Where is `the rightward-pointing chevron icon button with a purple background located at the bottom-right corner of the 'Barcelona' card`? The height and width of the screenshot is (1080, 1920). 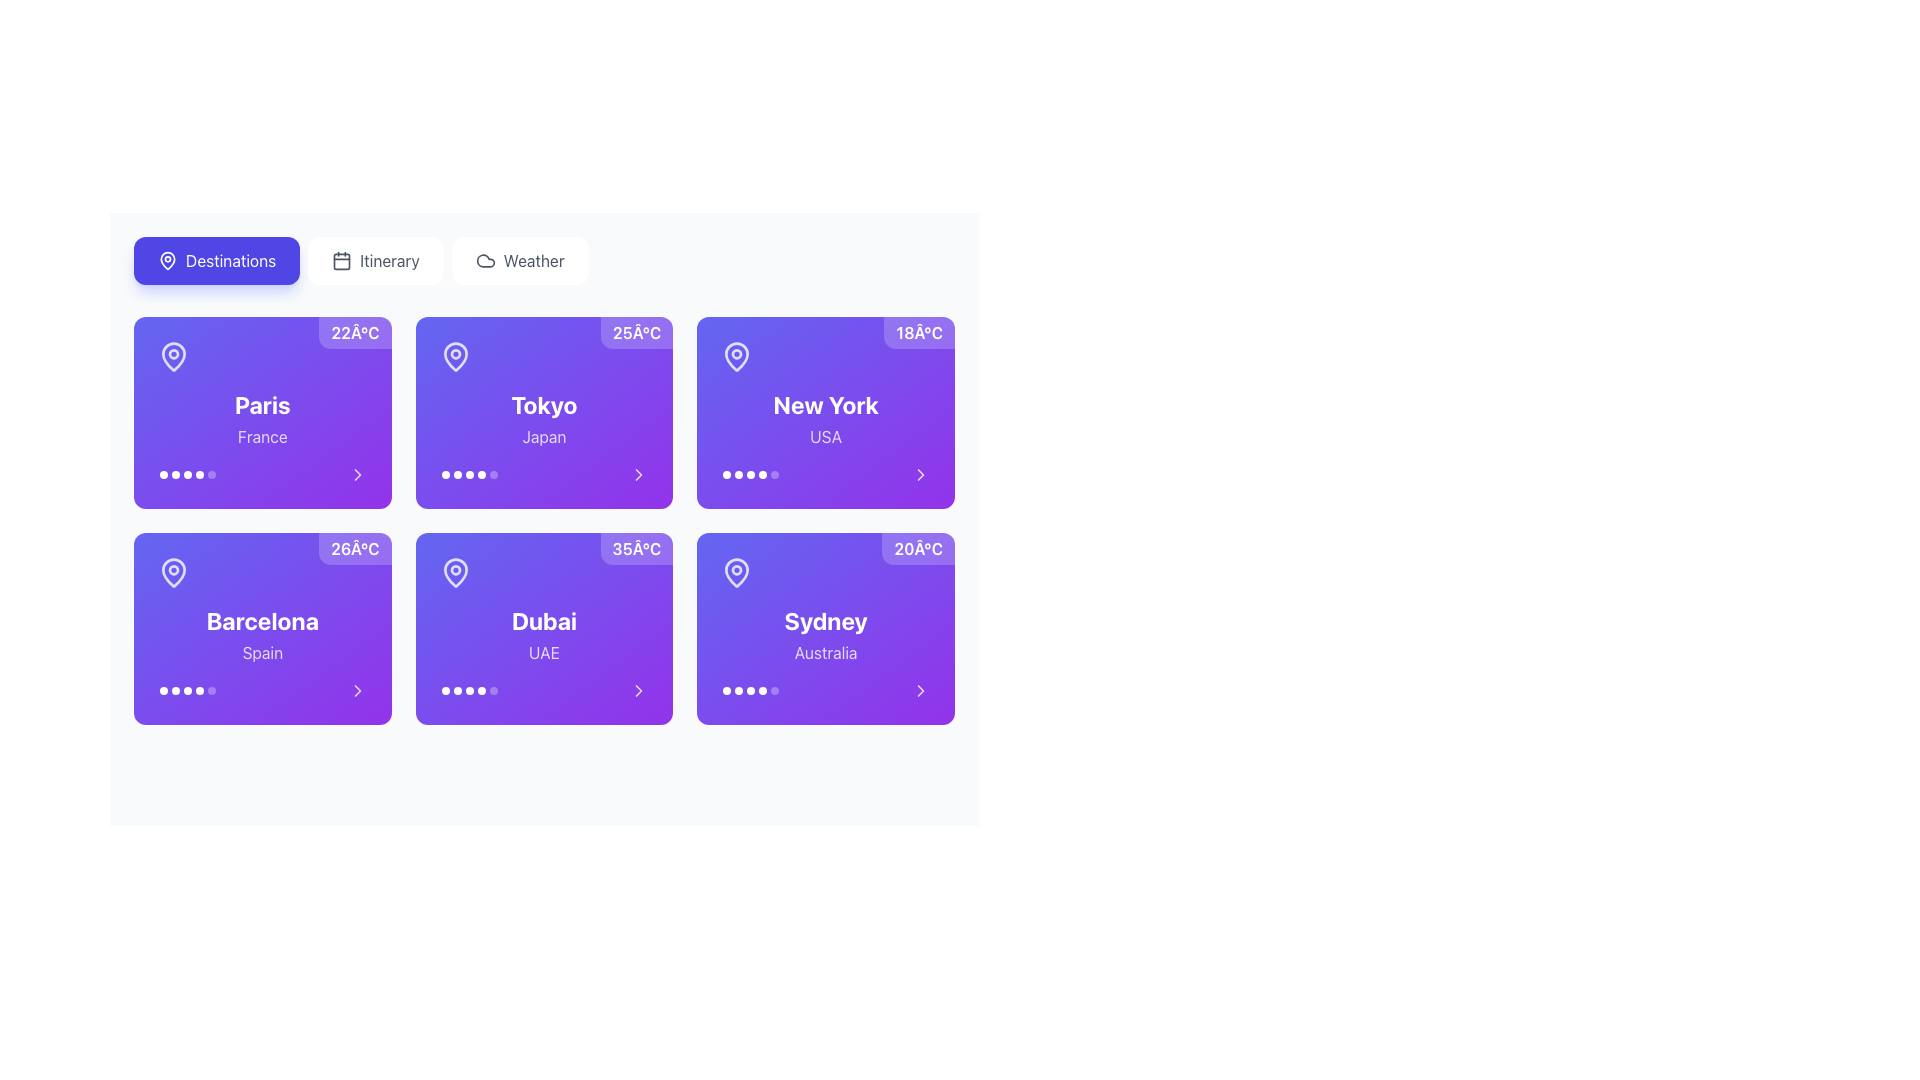
the rightward-pointing chevron icon button with a purple background located at the bottom-right corner of the 'Barcelona' card is located at coordinates (357, 689).